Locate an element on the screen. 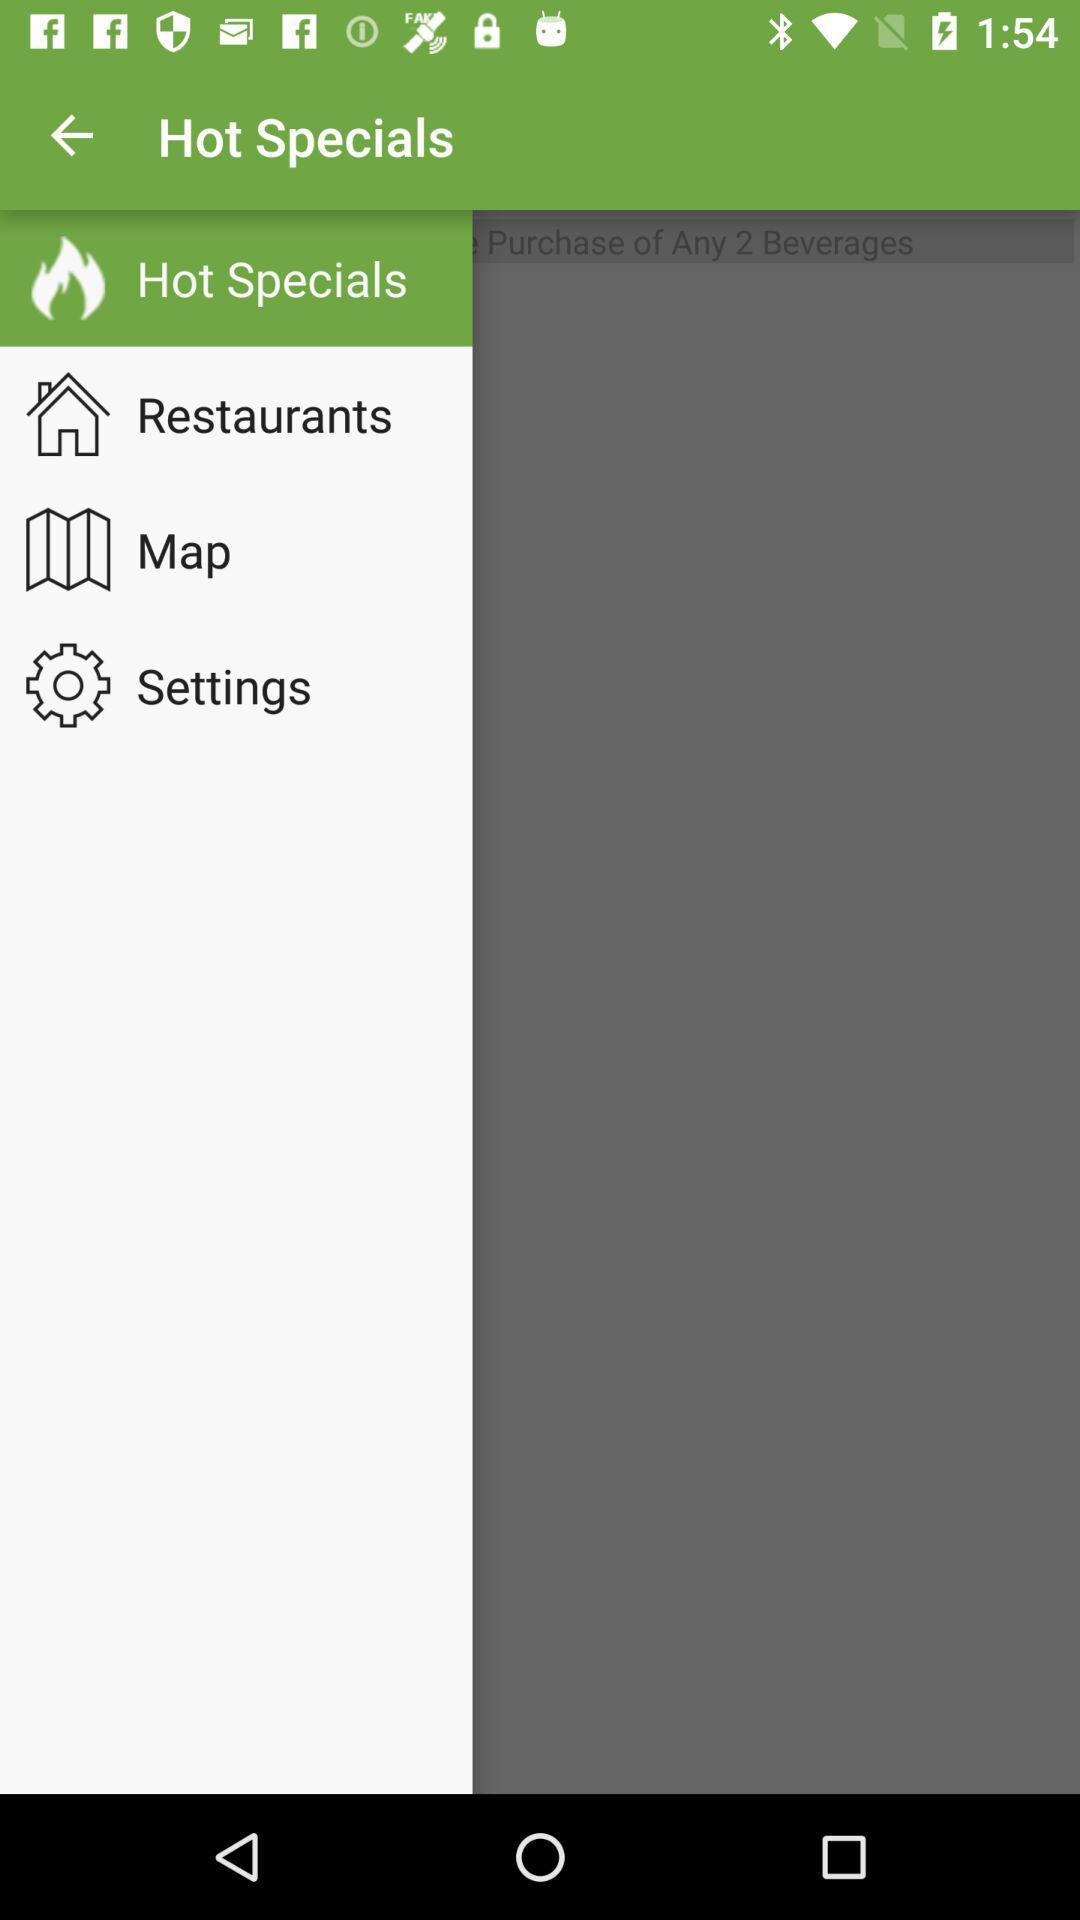  icon at the center is located at coordinates (540, 1033).